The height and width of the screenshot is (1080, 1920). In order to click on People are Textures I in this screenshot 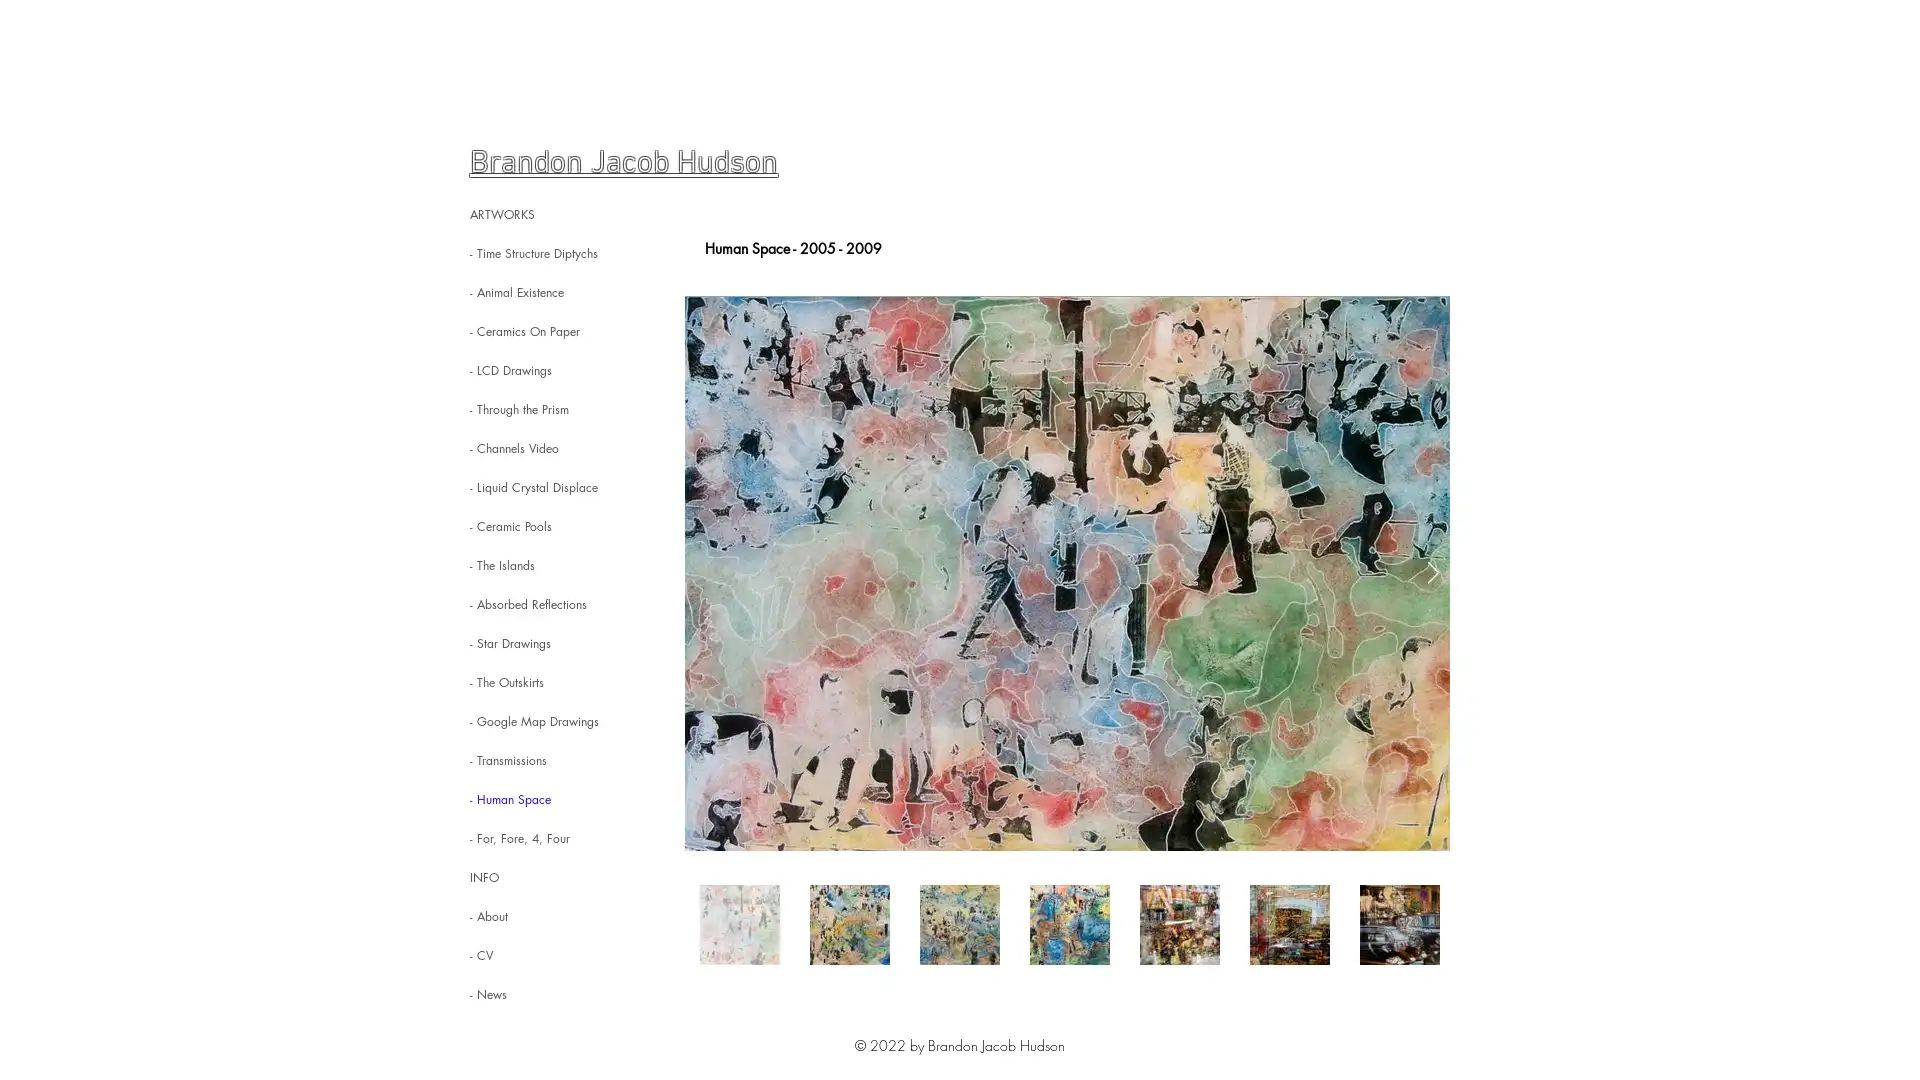, I will do `click(1066, 573)`.